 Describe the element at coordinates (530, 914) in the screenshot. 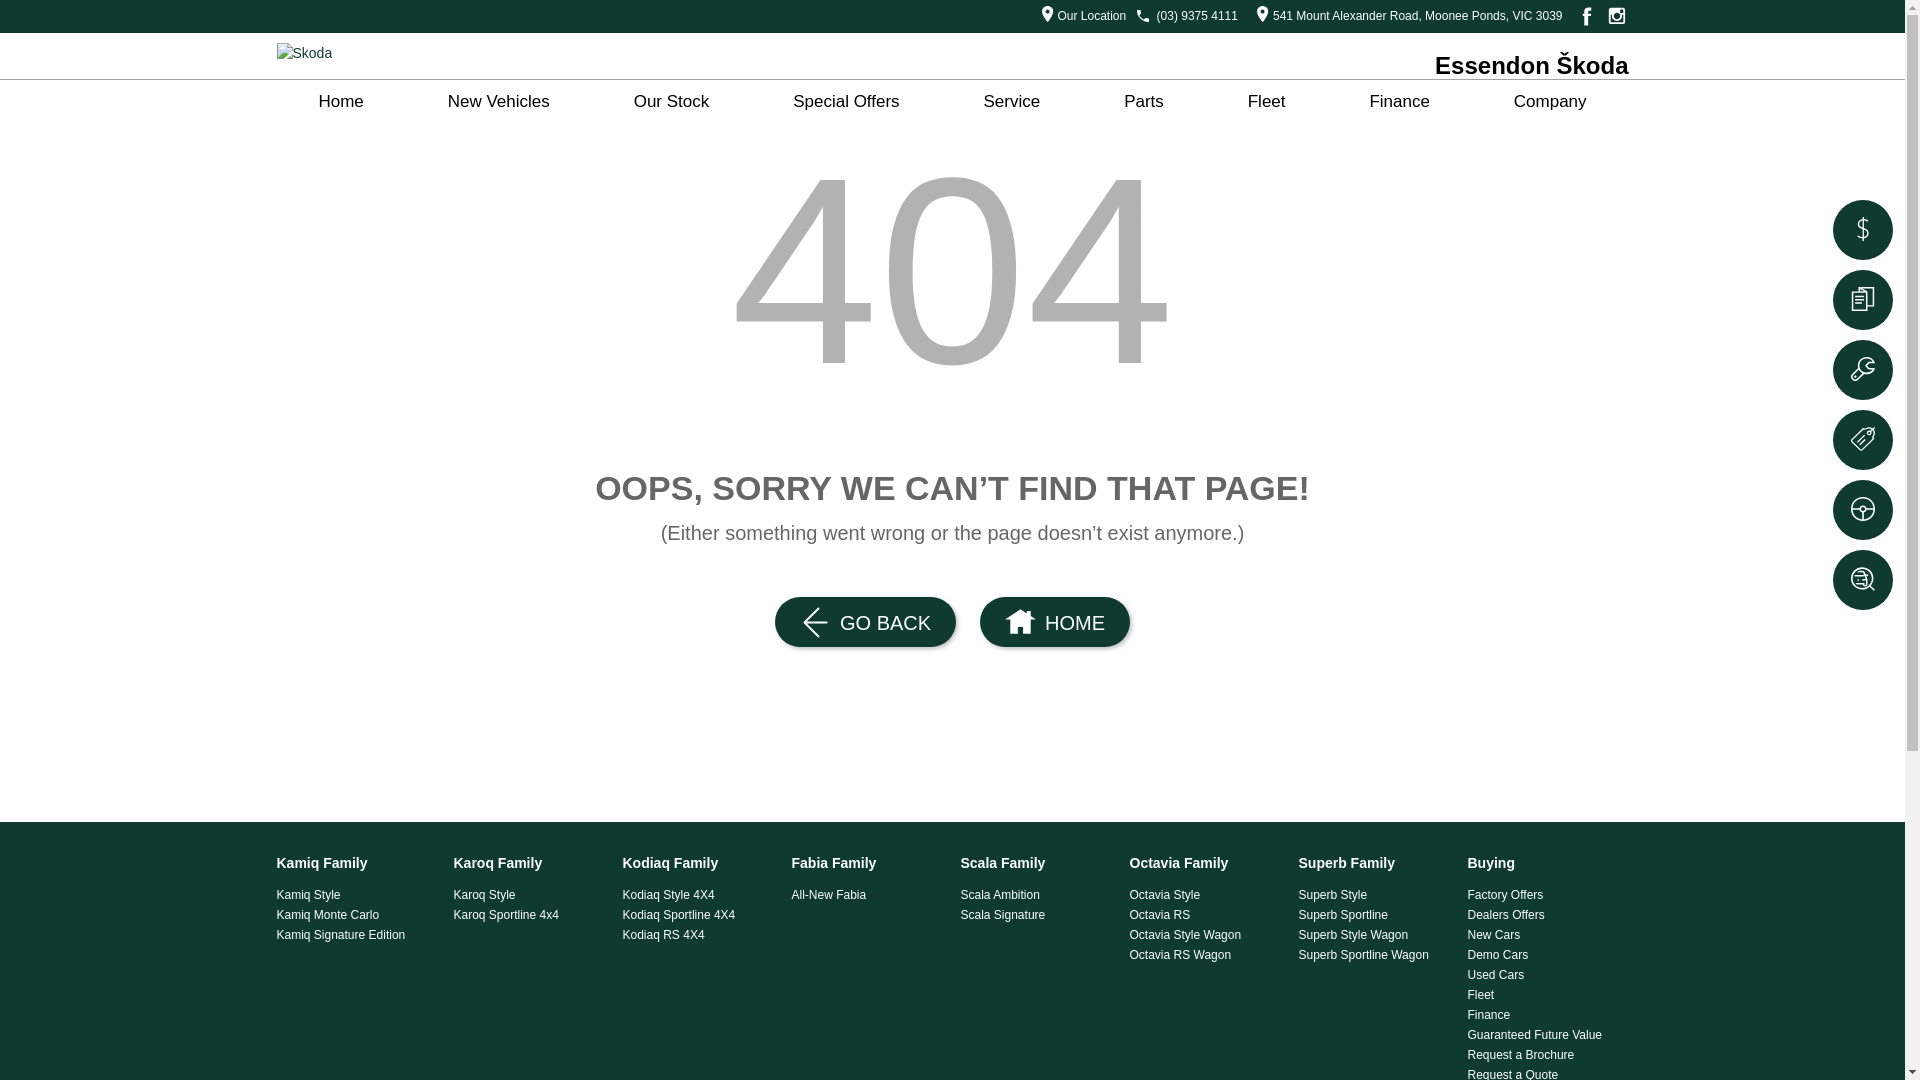

I see `'Karoq Sportline 4x4'` at that location.